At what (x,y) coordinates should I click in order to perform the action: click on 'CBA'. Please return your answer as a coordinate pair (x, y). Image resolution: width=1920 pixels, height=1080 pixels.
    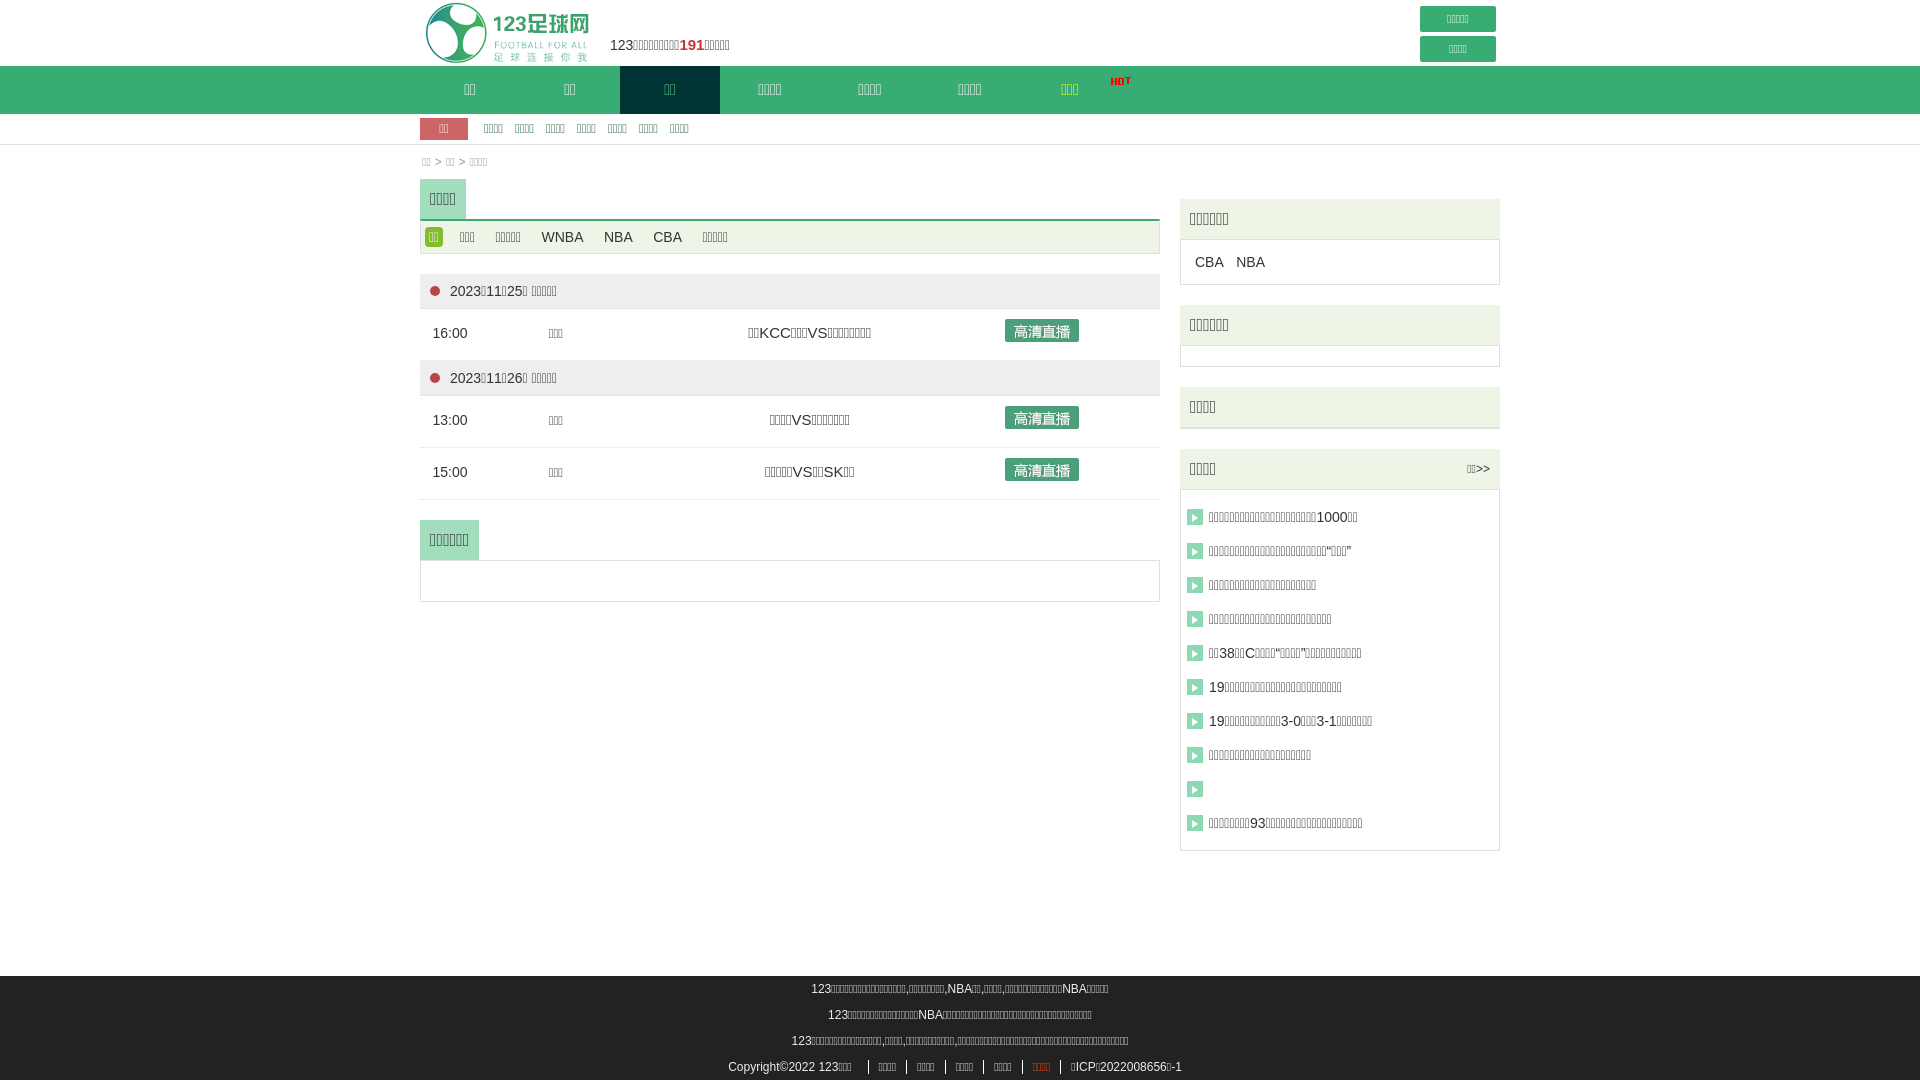
    Looking at the image, I should click on (648, 235).